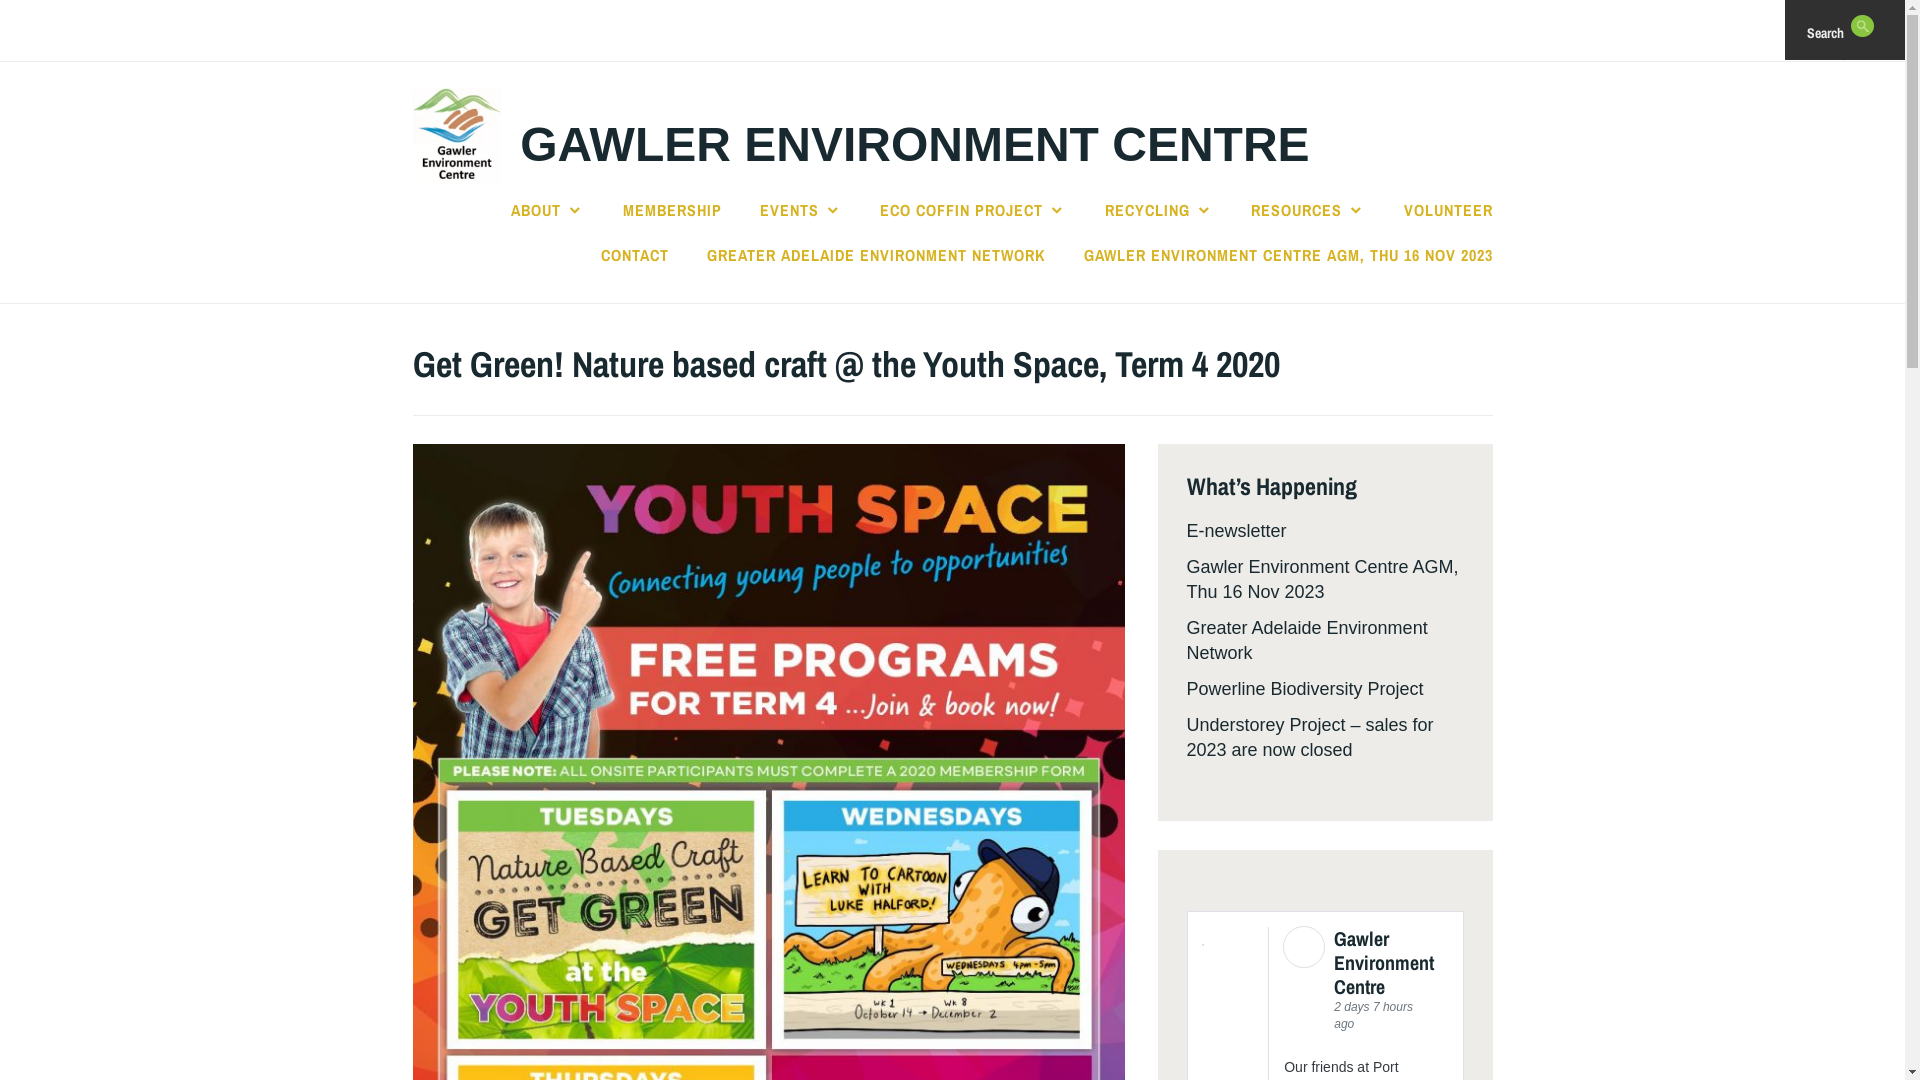  What do you see at coordinates (1304, 688) in the screenshot?
I see `'Powerline Biodiversity Project'` at bounding box center [1304, 688].